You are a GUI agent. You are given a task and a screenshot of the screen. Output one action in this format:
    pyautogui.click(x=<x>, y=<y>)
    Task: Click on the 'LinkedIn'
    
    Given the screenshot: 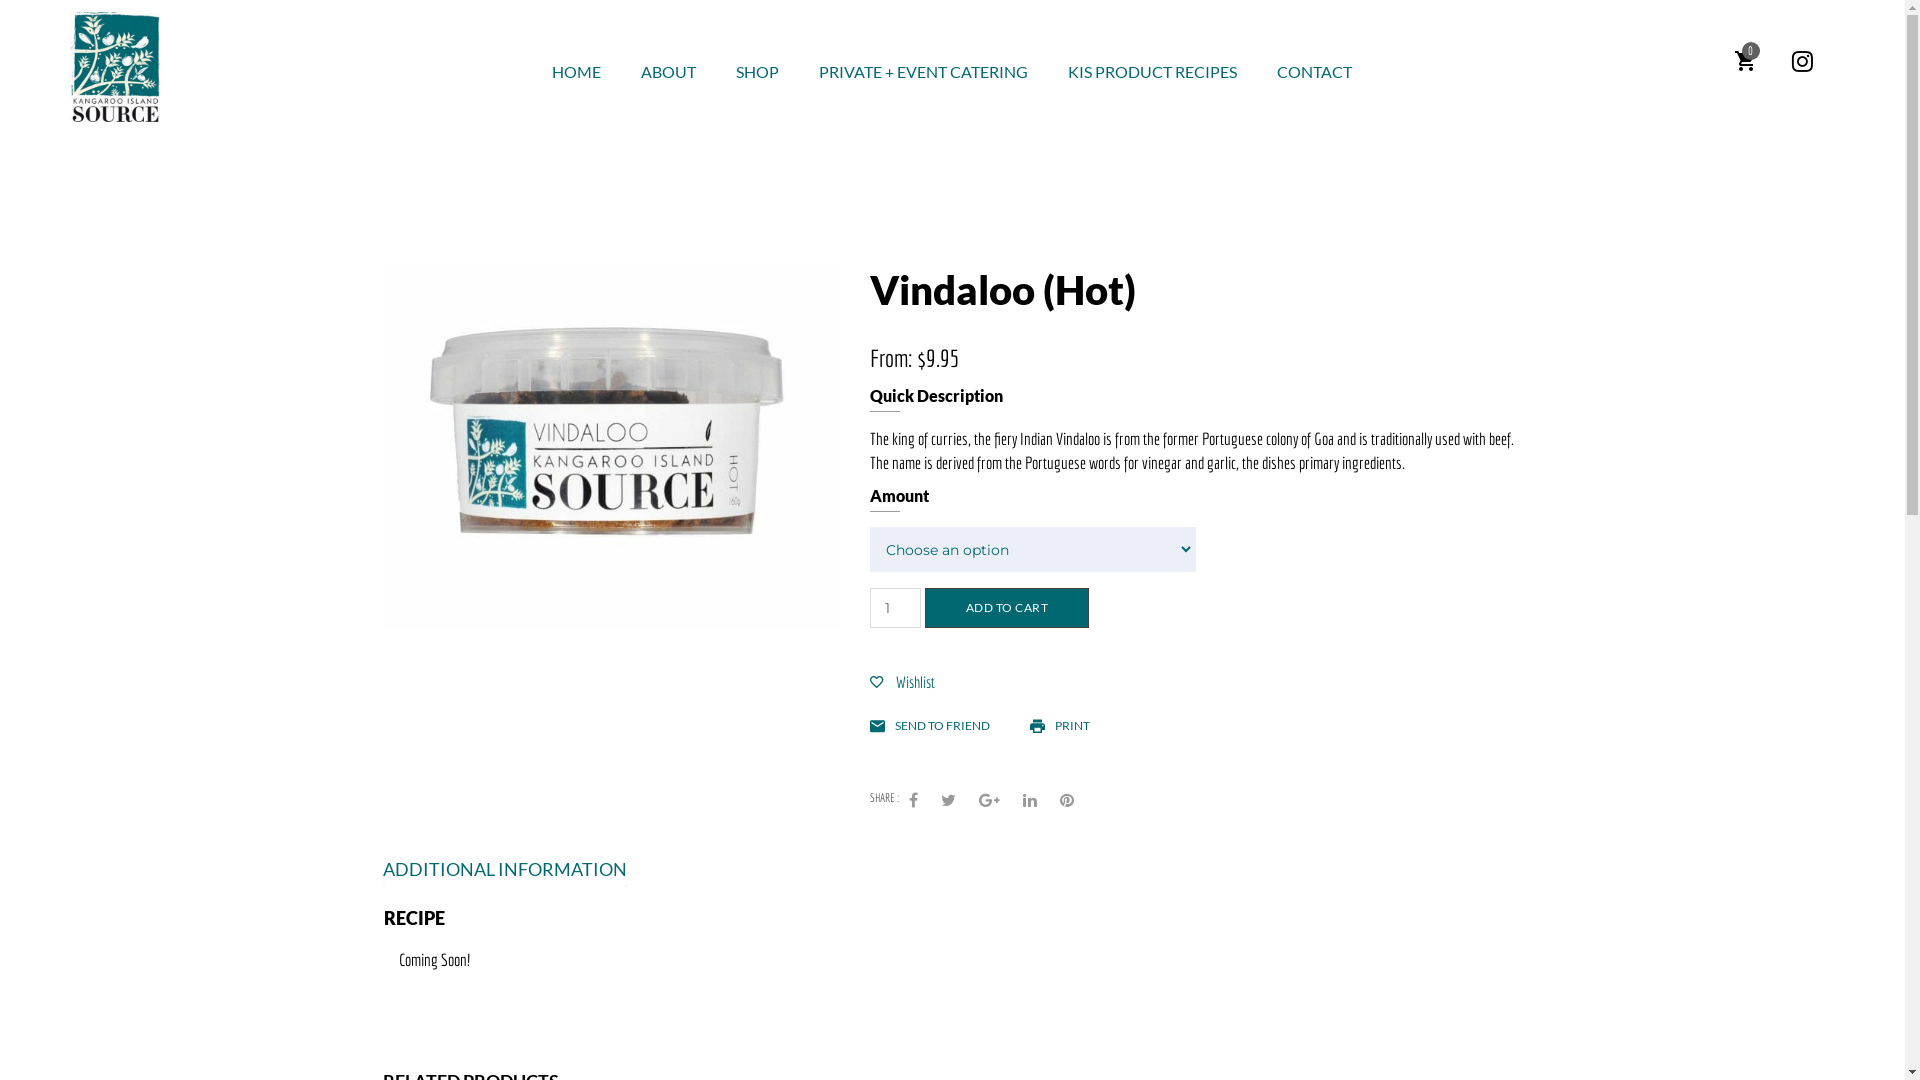 What is the action you would take?
    pyautogui.click(x=1030, y=798)
    